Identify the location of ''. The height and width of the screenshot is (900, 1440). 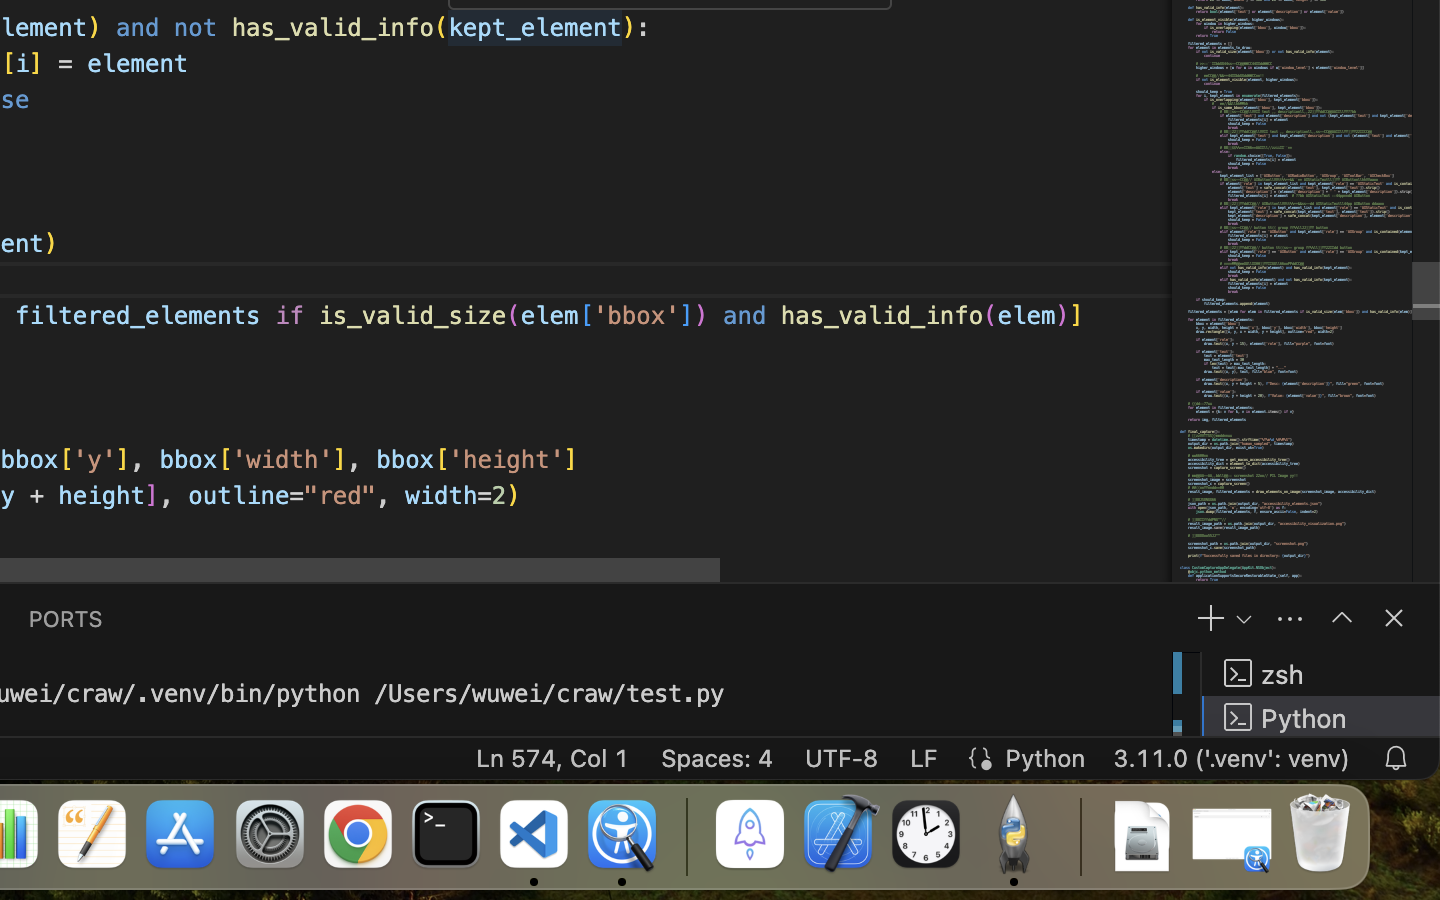
(1394, 618).